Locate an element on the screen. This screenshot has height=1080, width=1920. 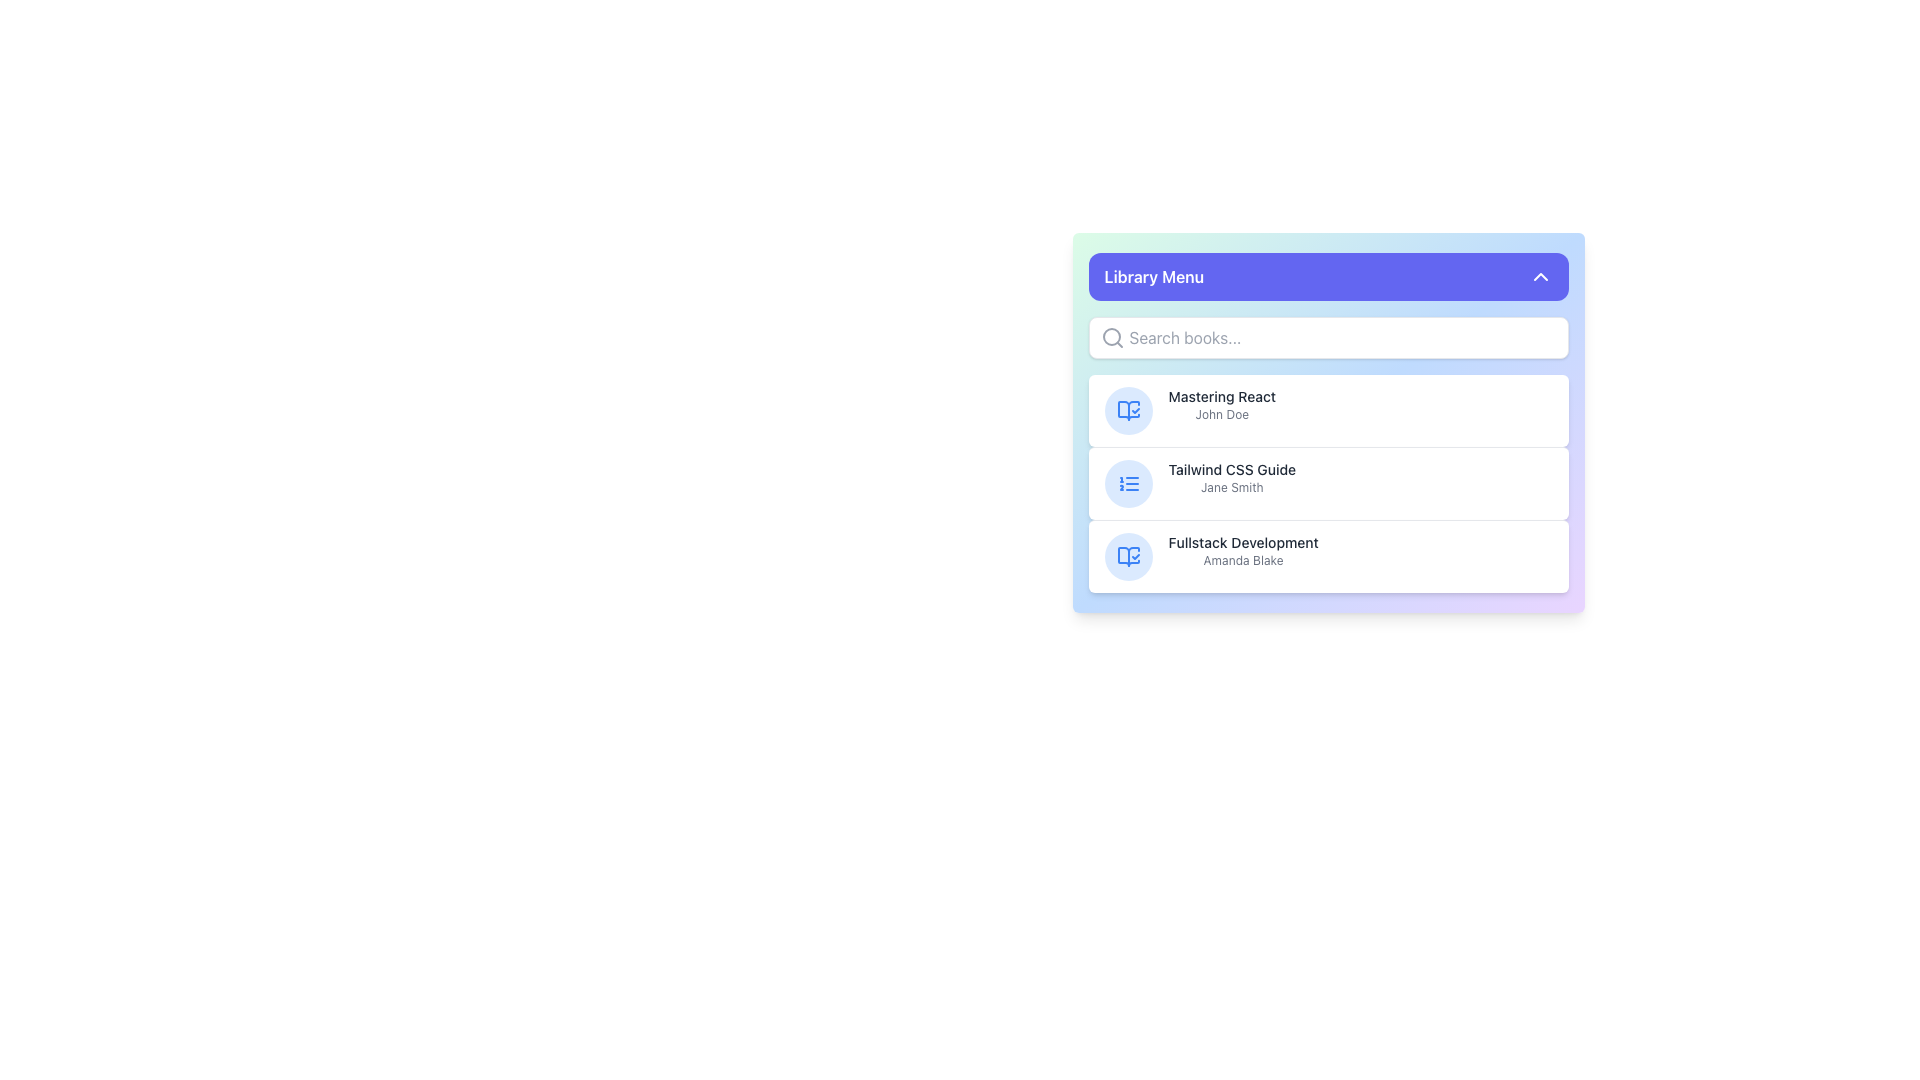
text label displaying 'John Doe' located beneath the title 'Mastering React' in the first book entry of the vertical list is located at coordinates (1221, 414).